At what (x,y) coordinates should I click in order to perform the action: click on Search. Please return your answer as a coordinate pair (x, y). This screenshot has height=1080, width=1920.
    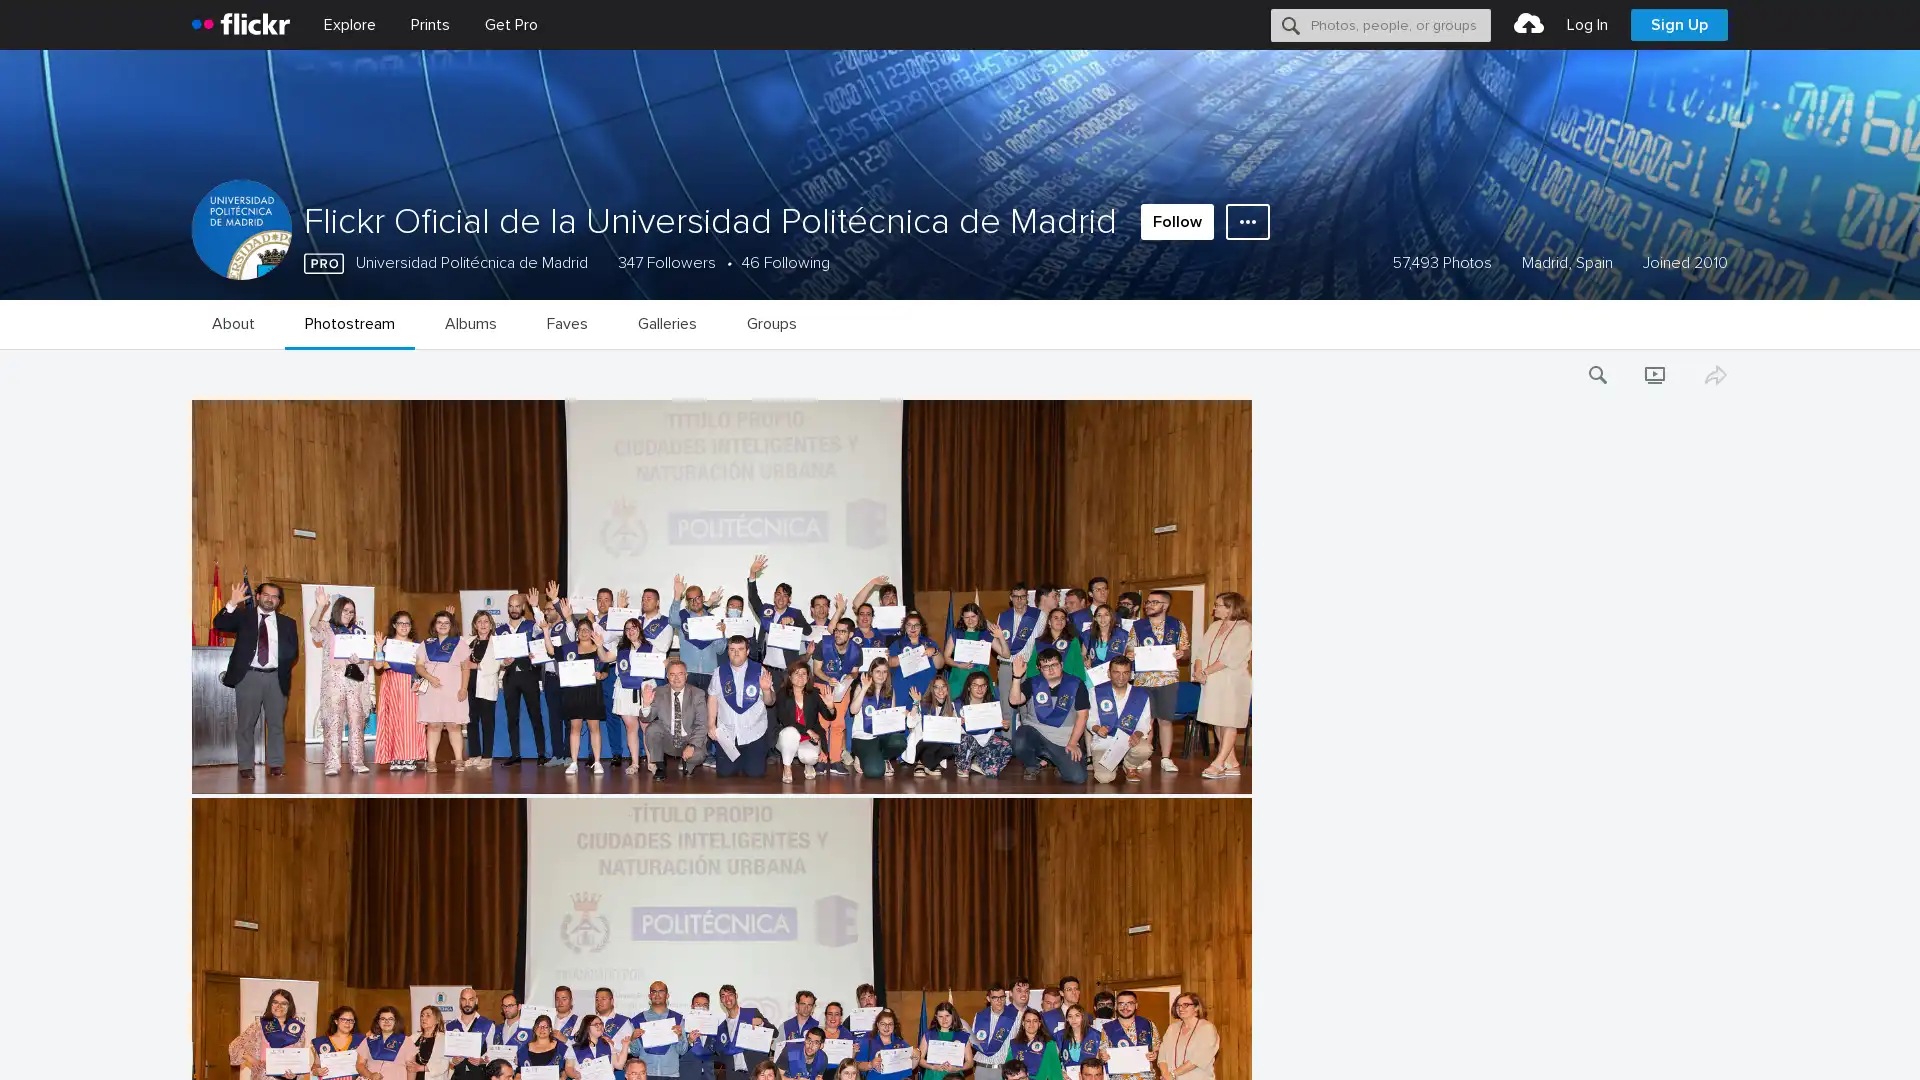
    Looking at the image, I should click on (1291, 24).